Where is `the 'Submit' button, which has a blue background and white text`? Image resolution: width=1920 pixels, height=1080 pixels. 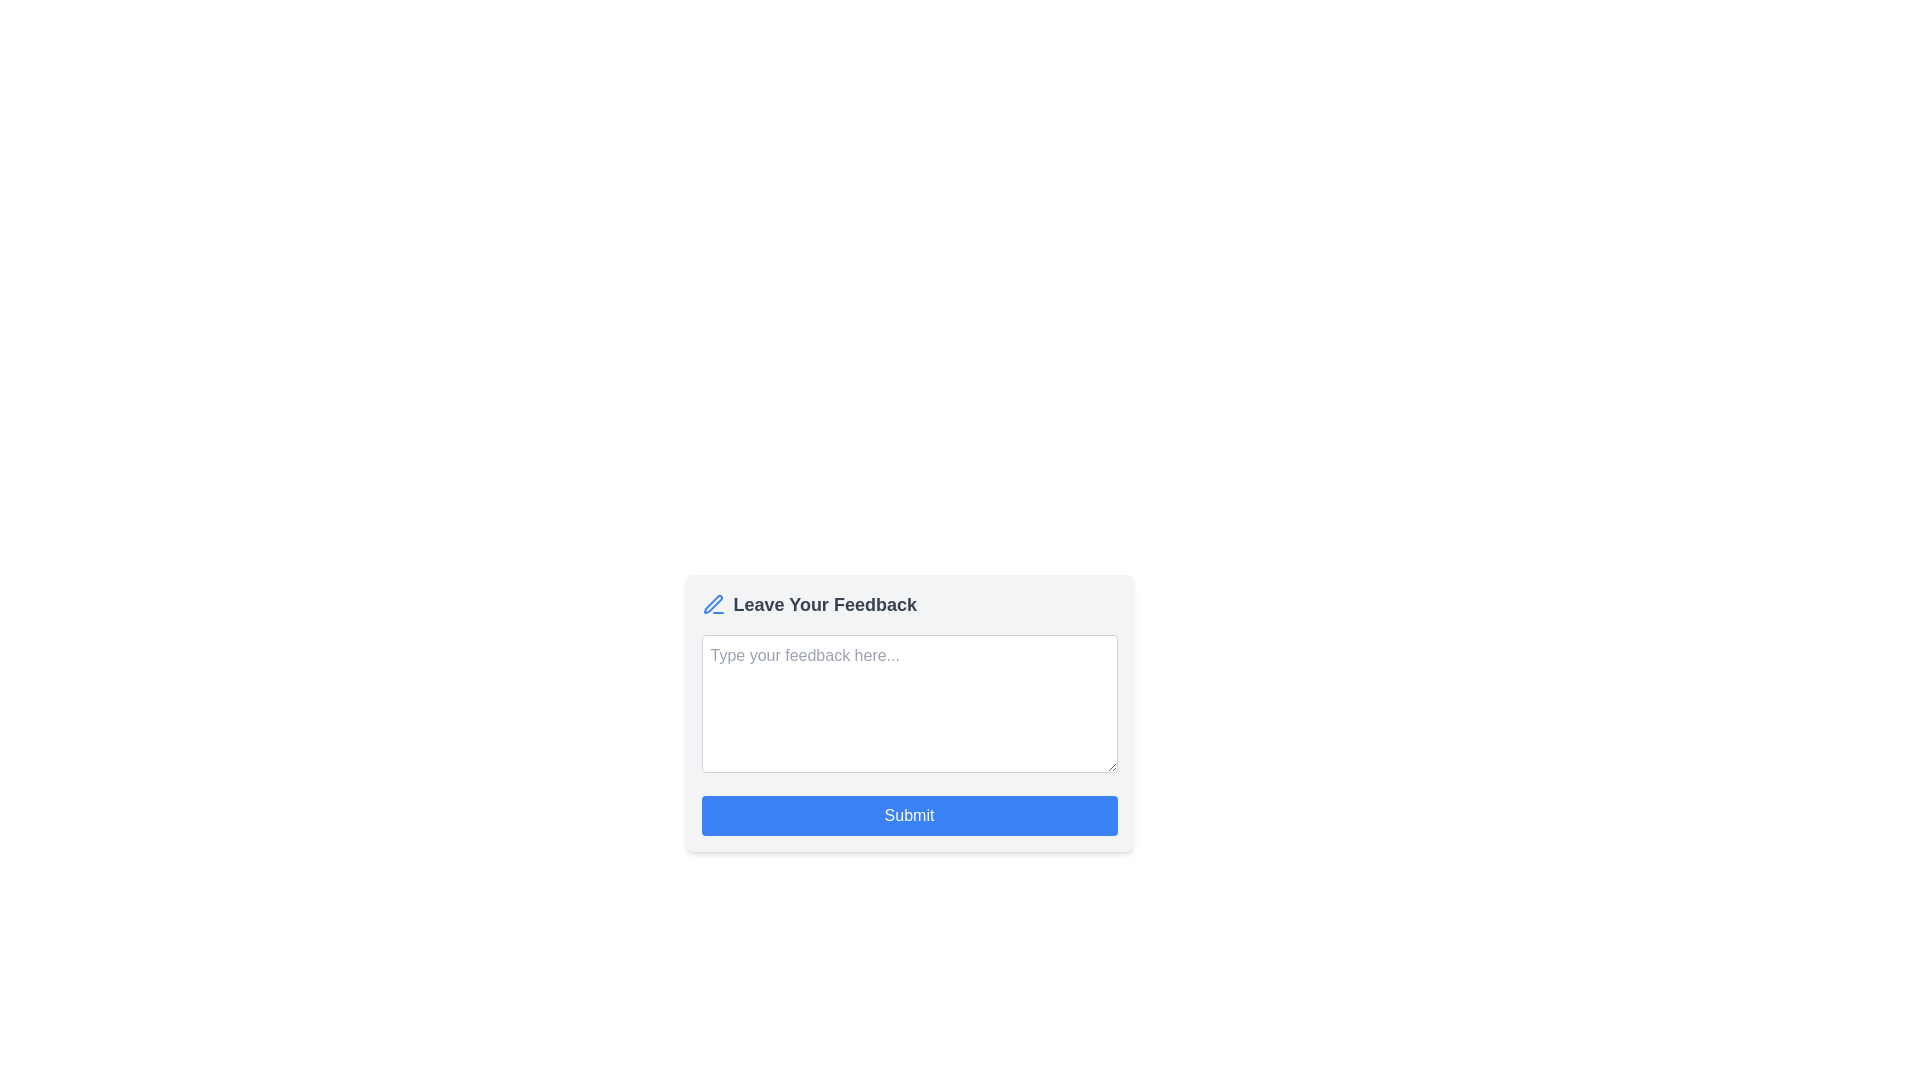
the 'Submit' button, which has a blue background and white text is located at coordinates (908, 816).